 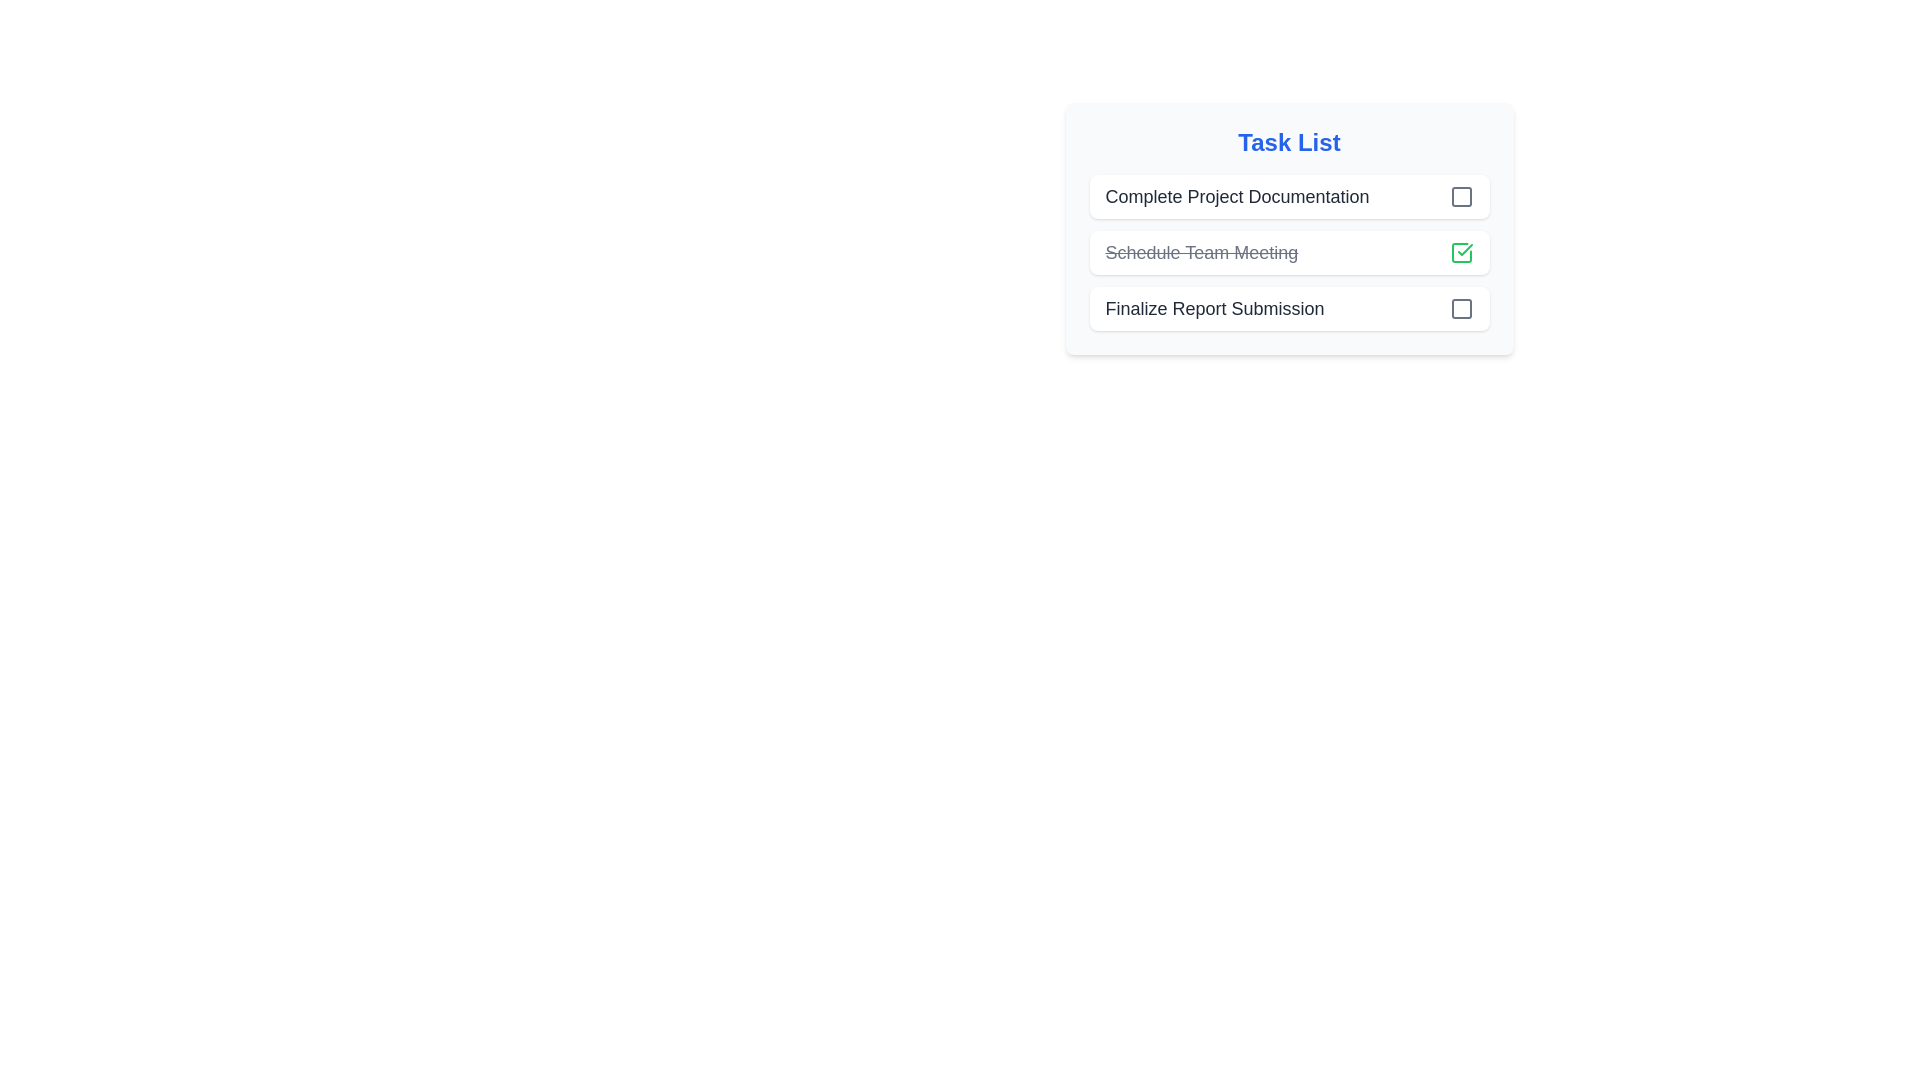 What do you see at coordinates (1289, 308) in the screenshot?
I see `the last task item in the task list, which includes a checkbox for marking the task as complete` at bounding box center [1289, 308].